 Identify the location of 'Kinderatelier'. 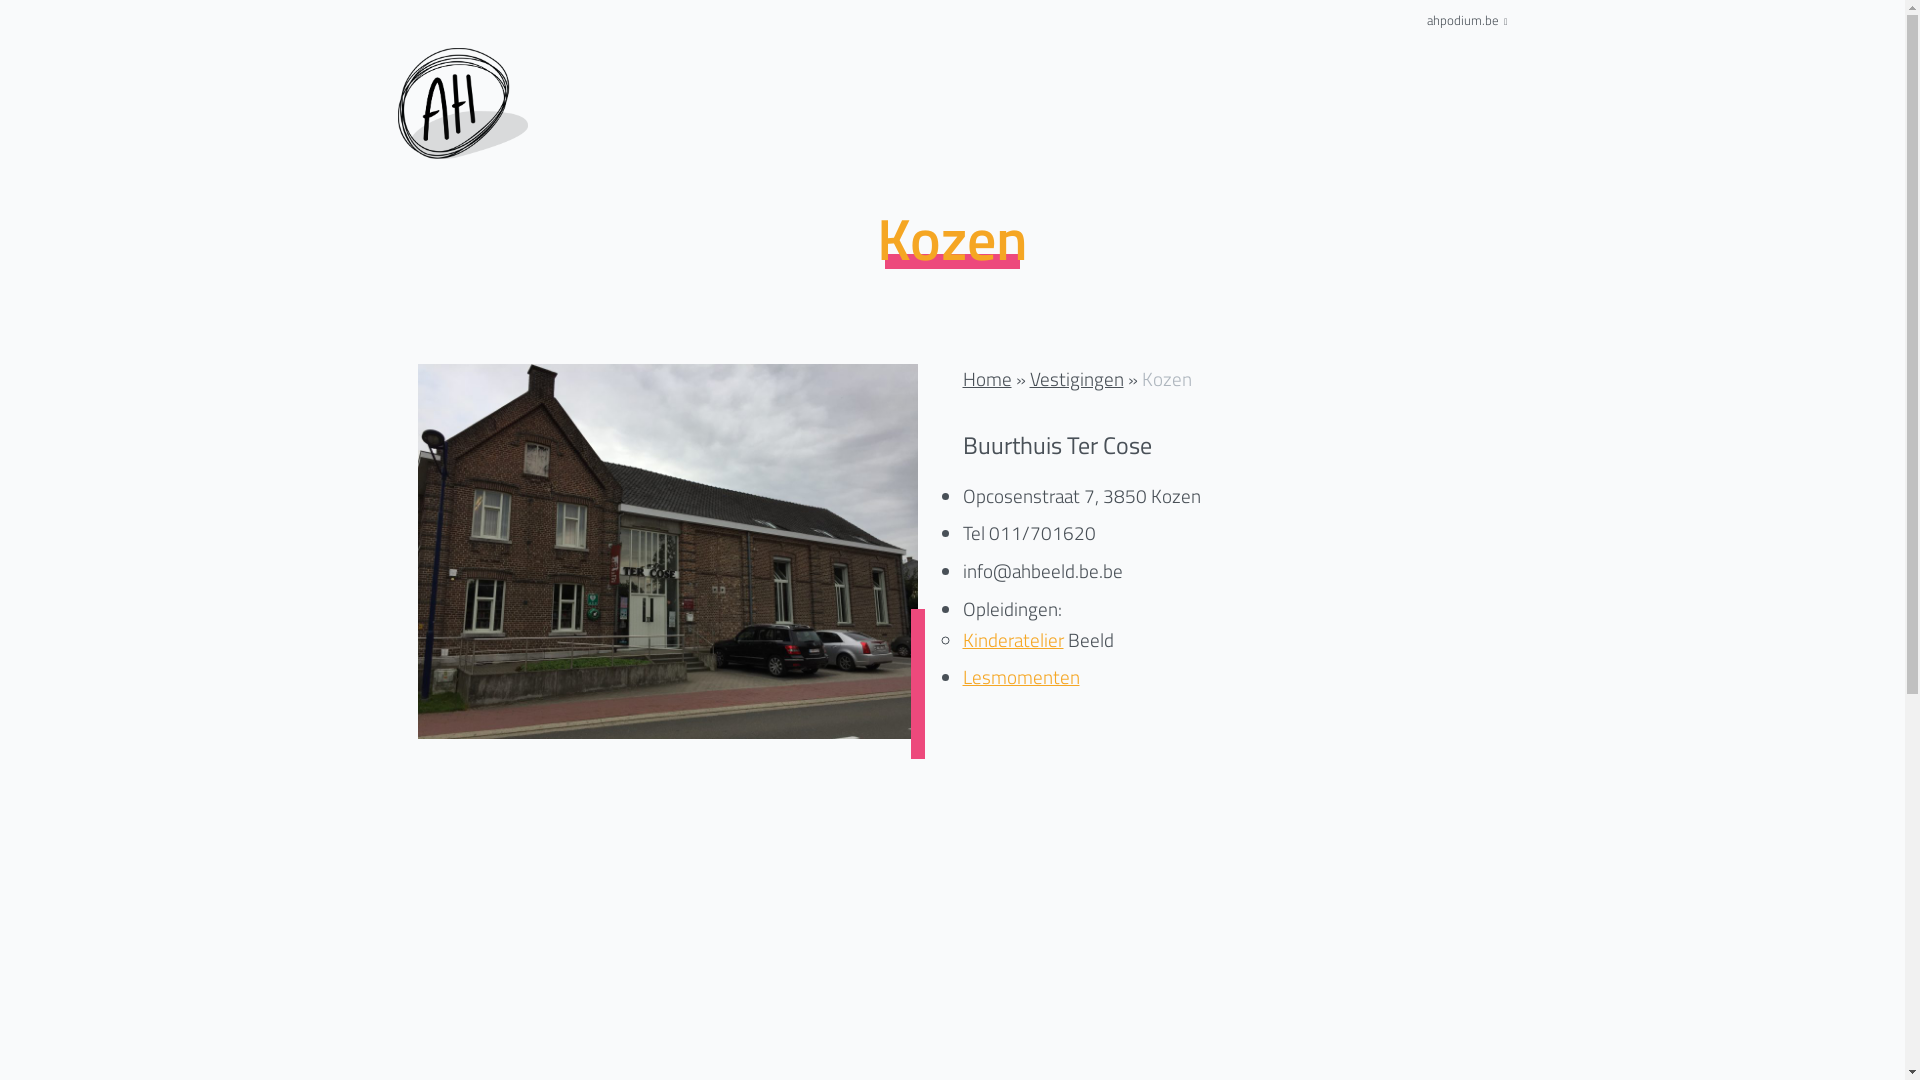
(1012, 639).